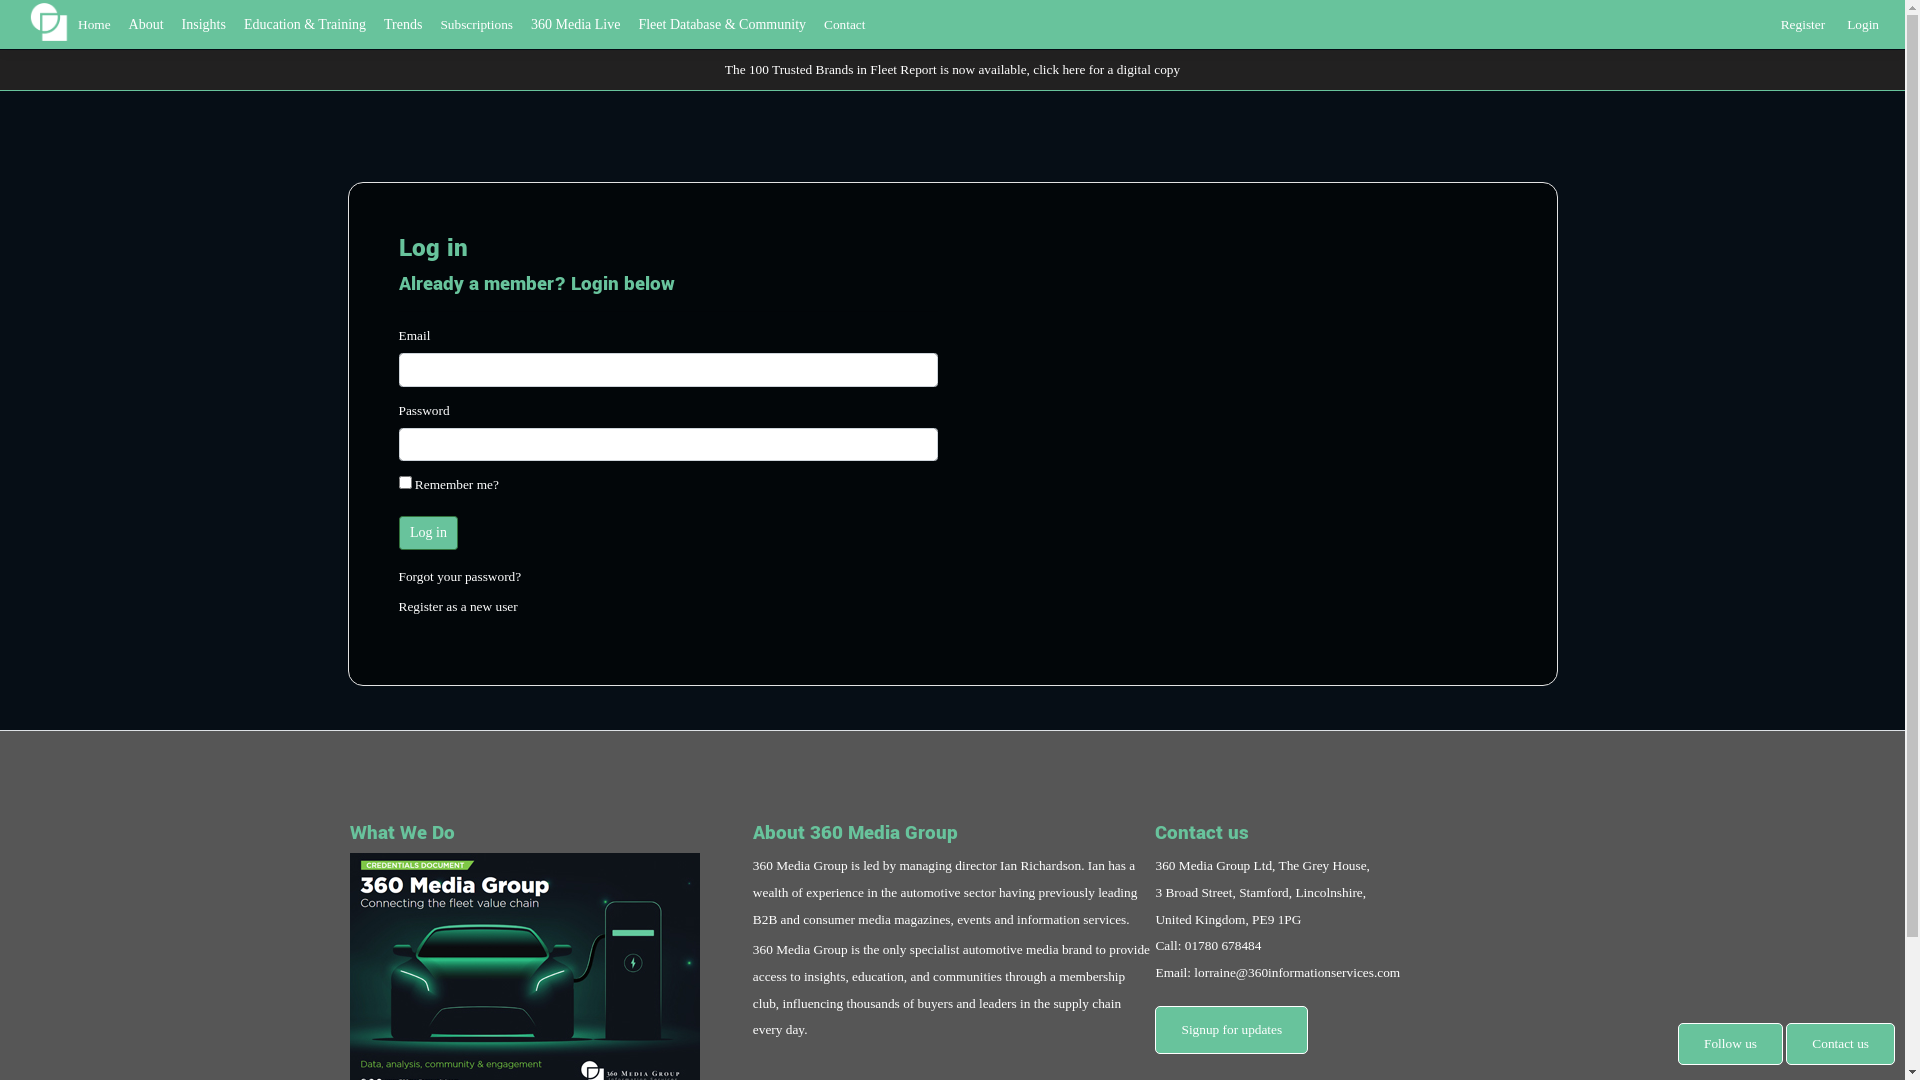 Image resolution: width=1920 pixels, height=1080 pixels. What do you see at coordinates (1155, 1030) in the screenshot?
I see `'Signup for updates'` at bounding box center [1155, 1030].